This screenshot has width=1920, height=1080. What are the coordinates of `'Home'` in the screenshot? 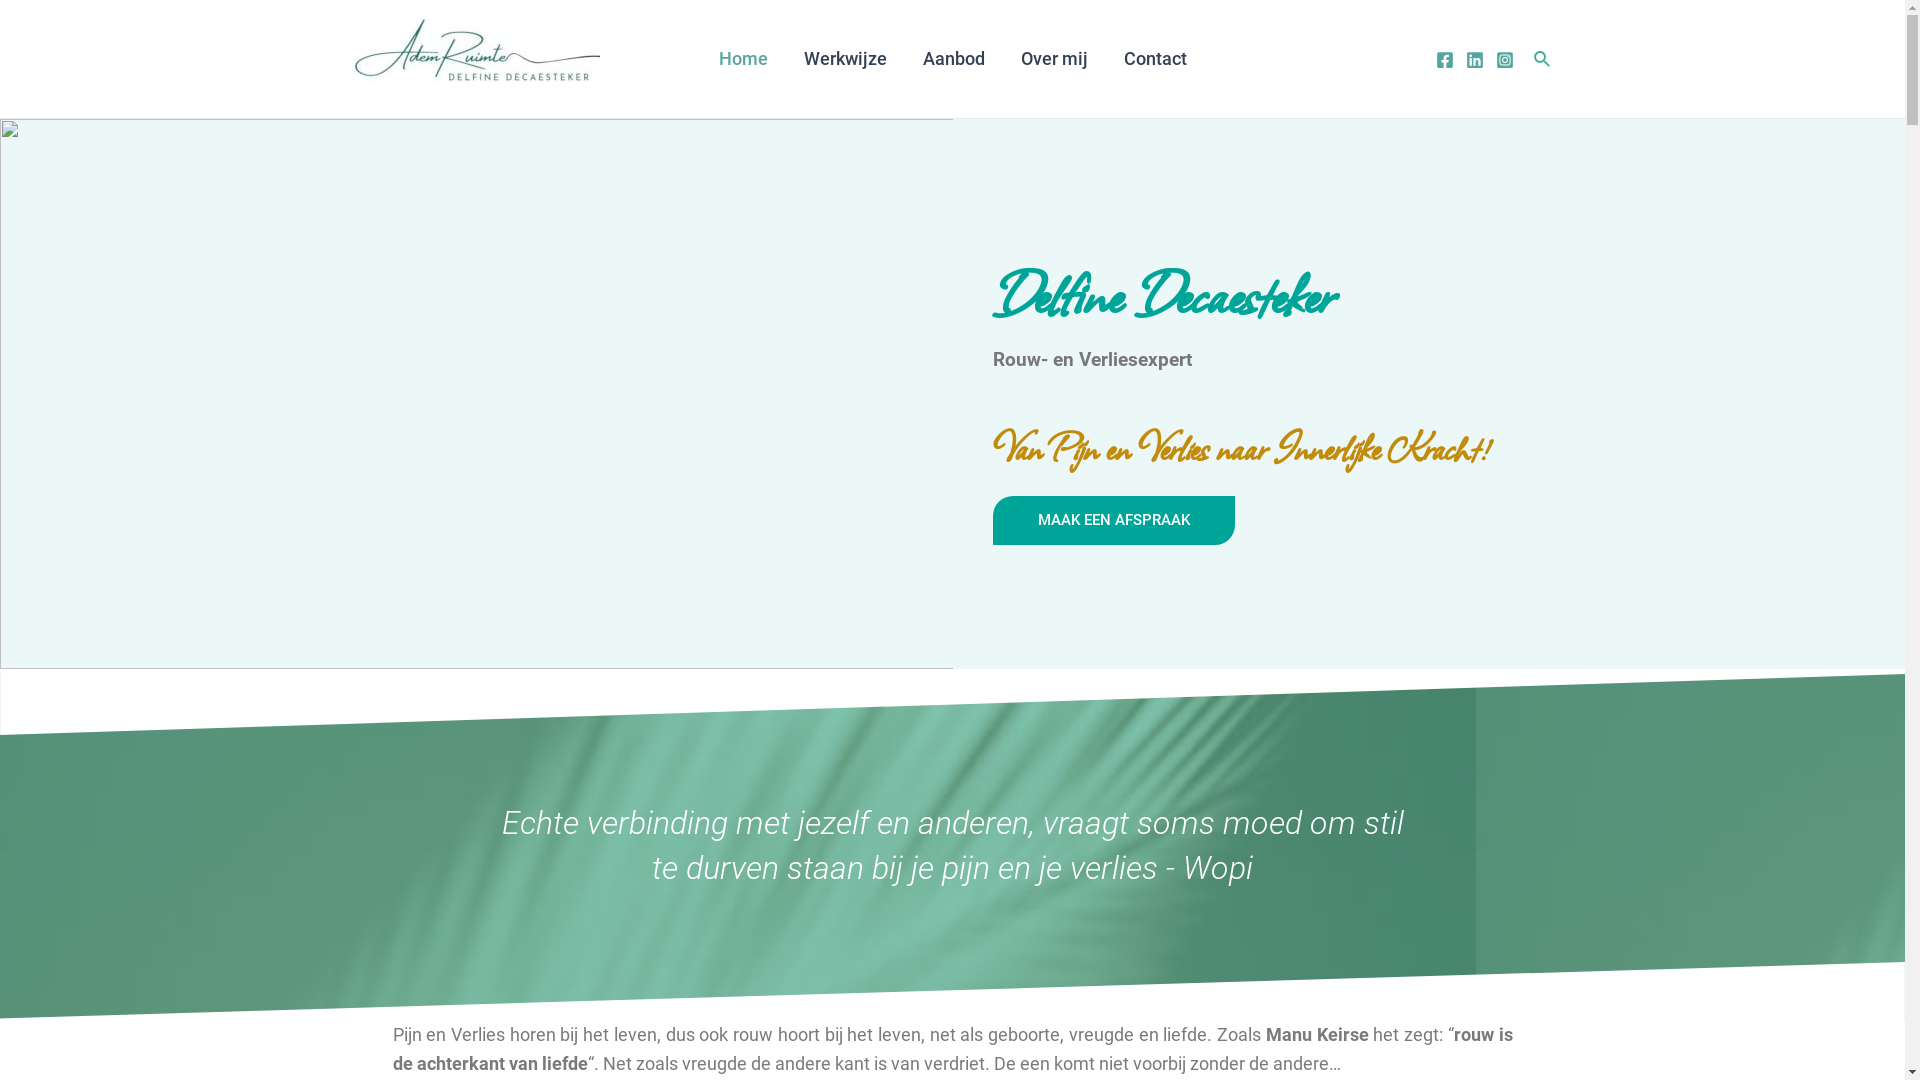 It's located at (741, 57).